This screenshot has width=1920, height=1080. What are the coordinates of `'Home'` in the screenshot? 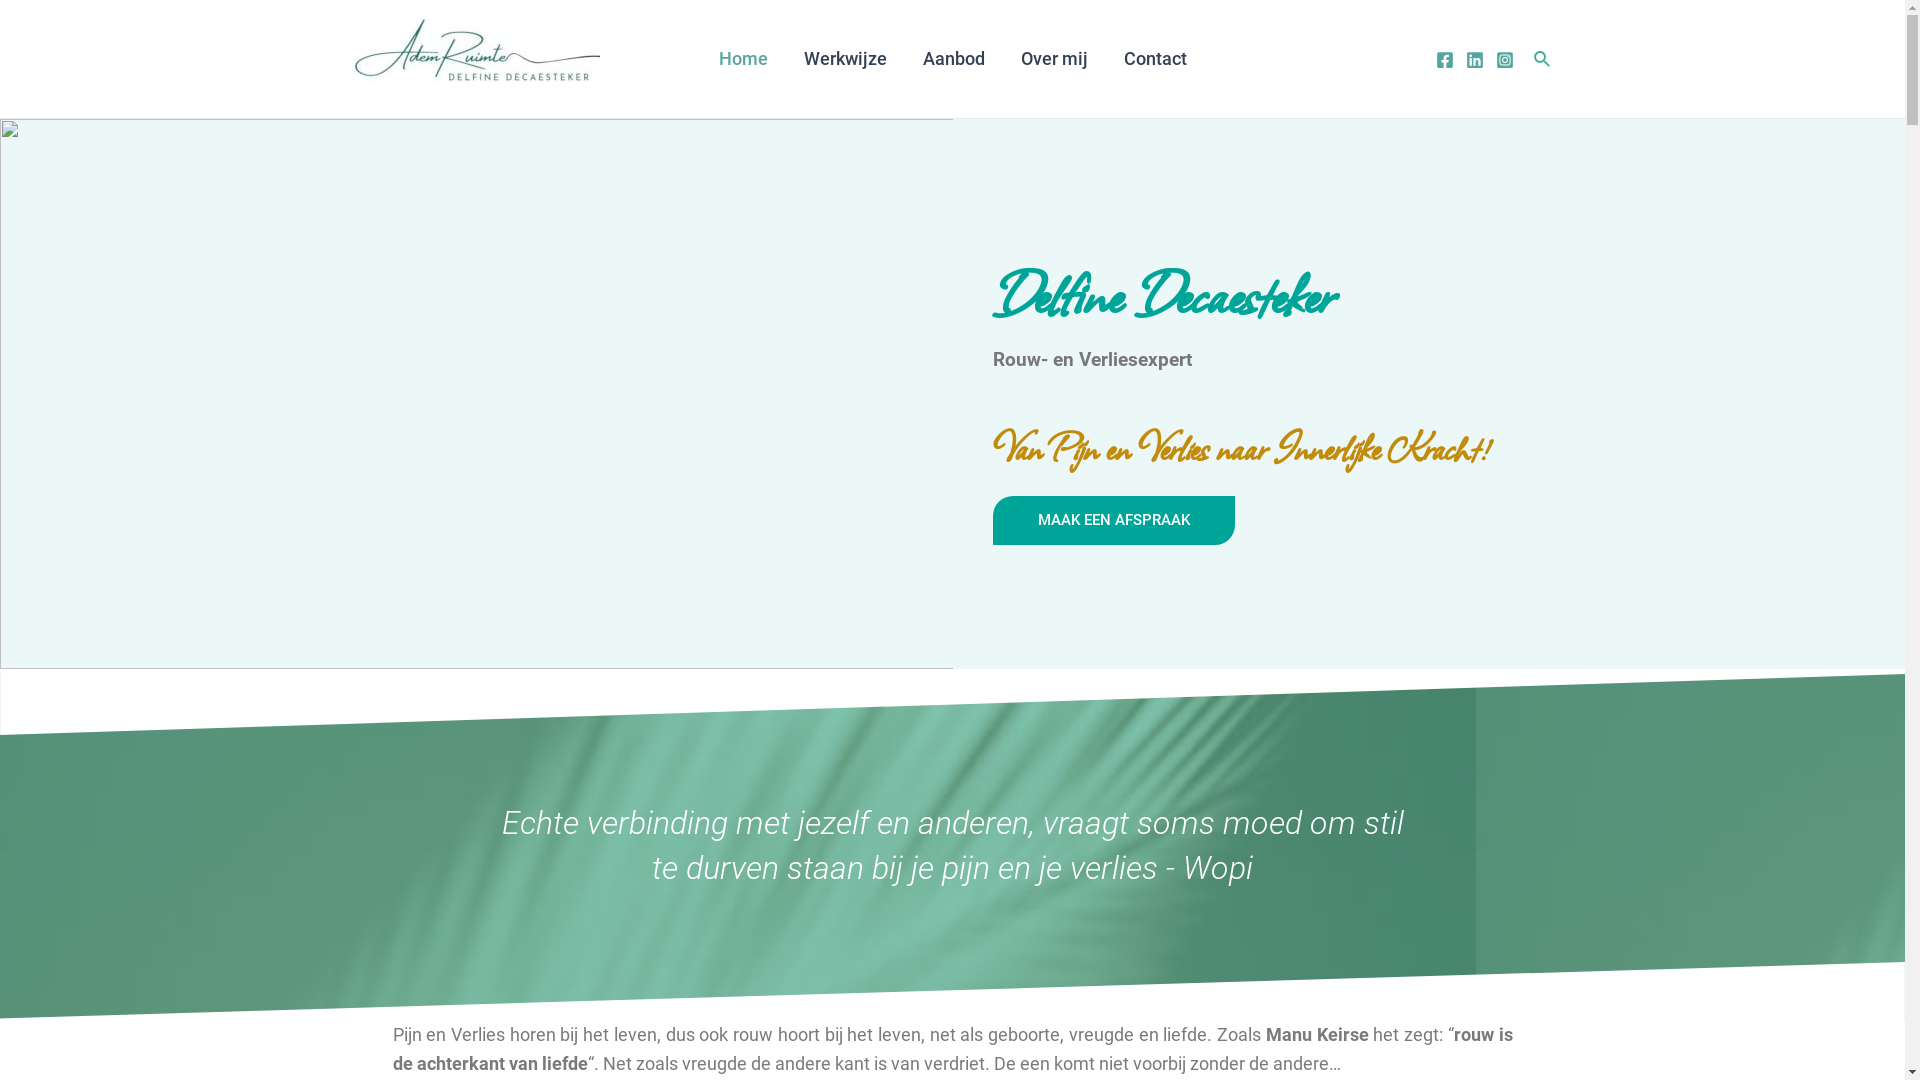 It's located at (741, 57).